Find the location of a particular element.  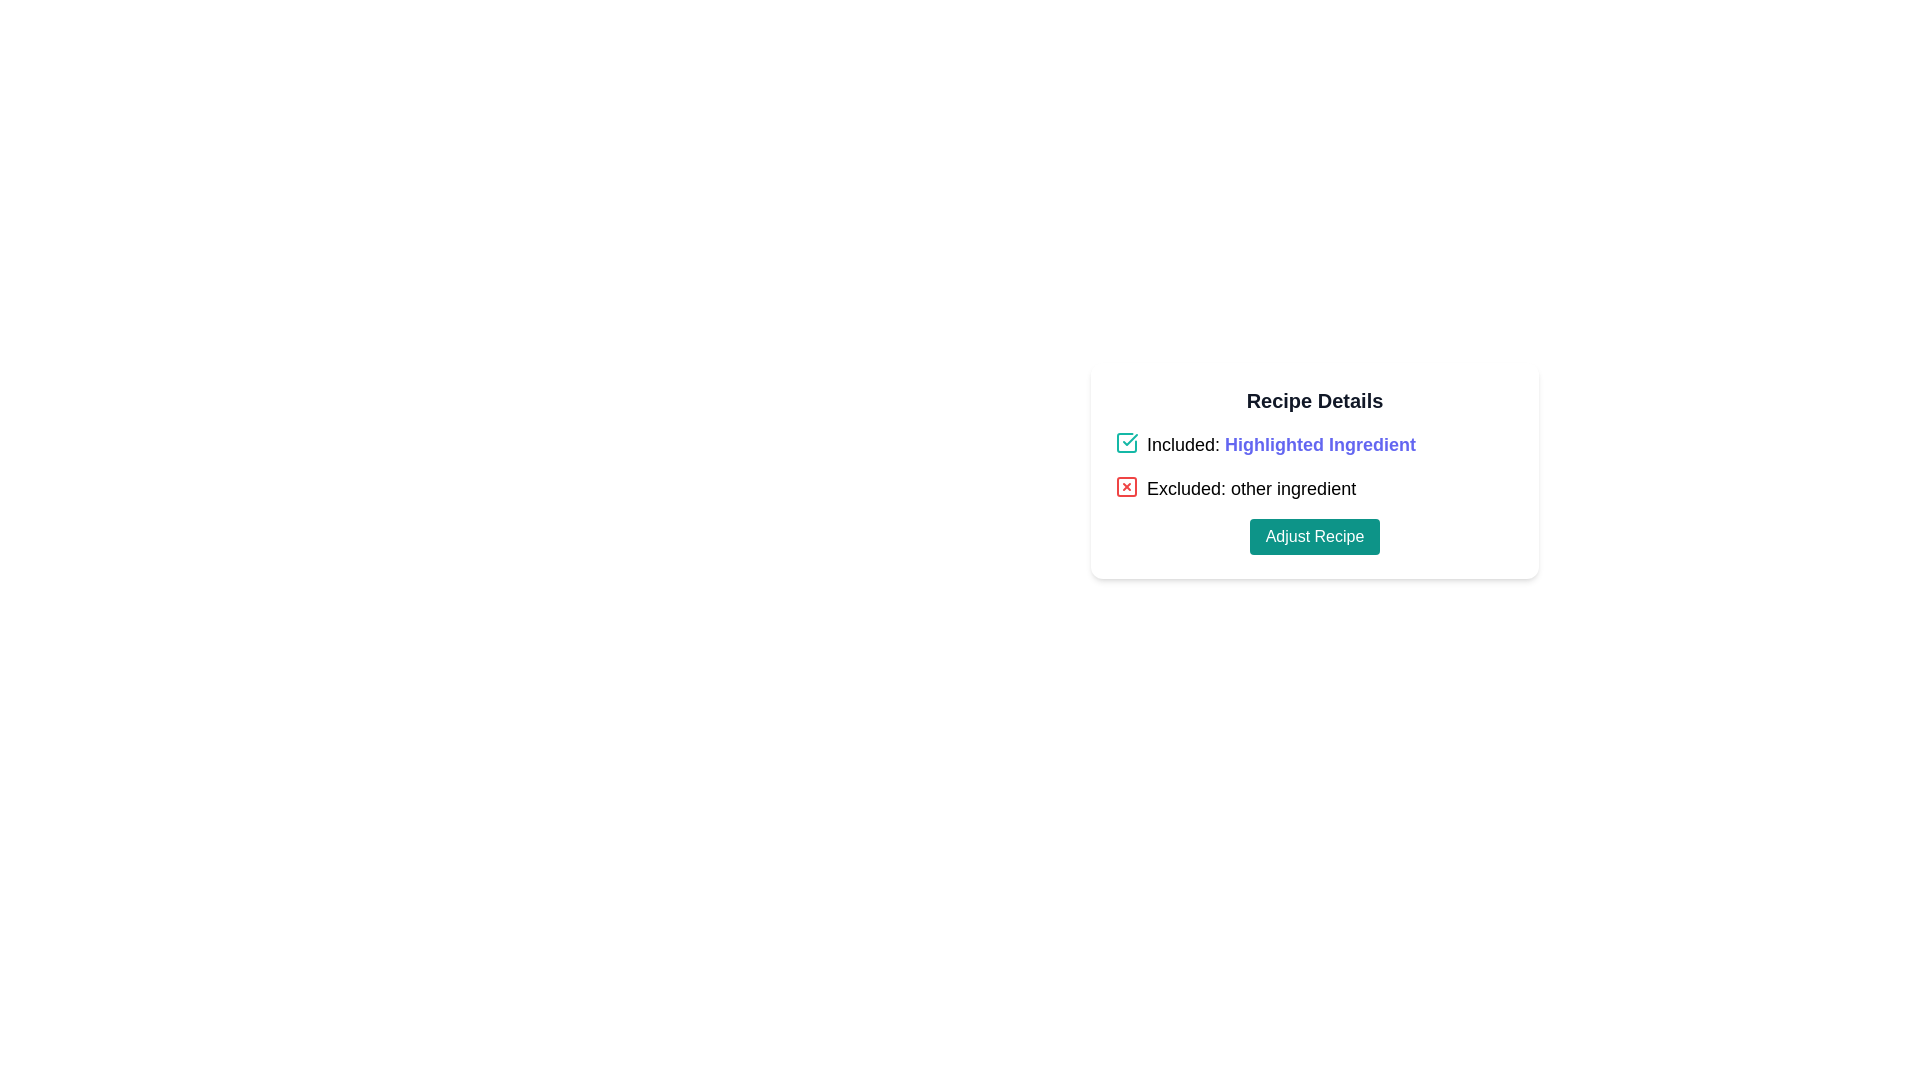

the text label 'Highlighted Ingredient', which is styled in bold blue and follows the label 'Included:' is located at coordinates (1315, 443).